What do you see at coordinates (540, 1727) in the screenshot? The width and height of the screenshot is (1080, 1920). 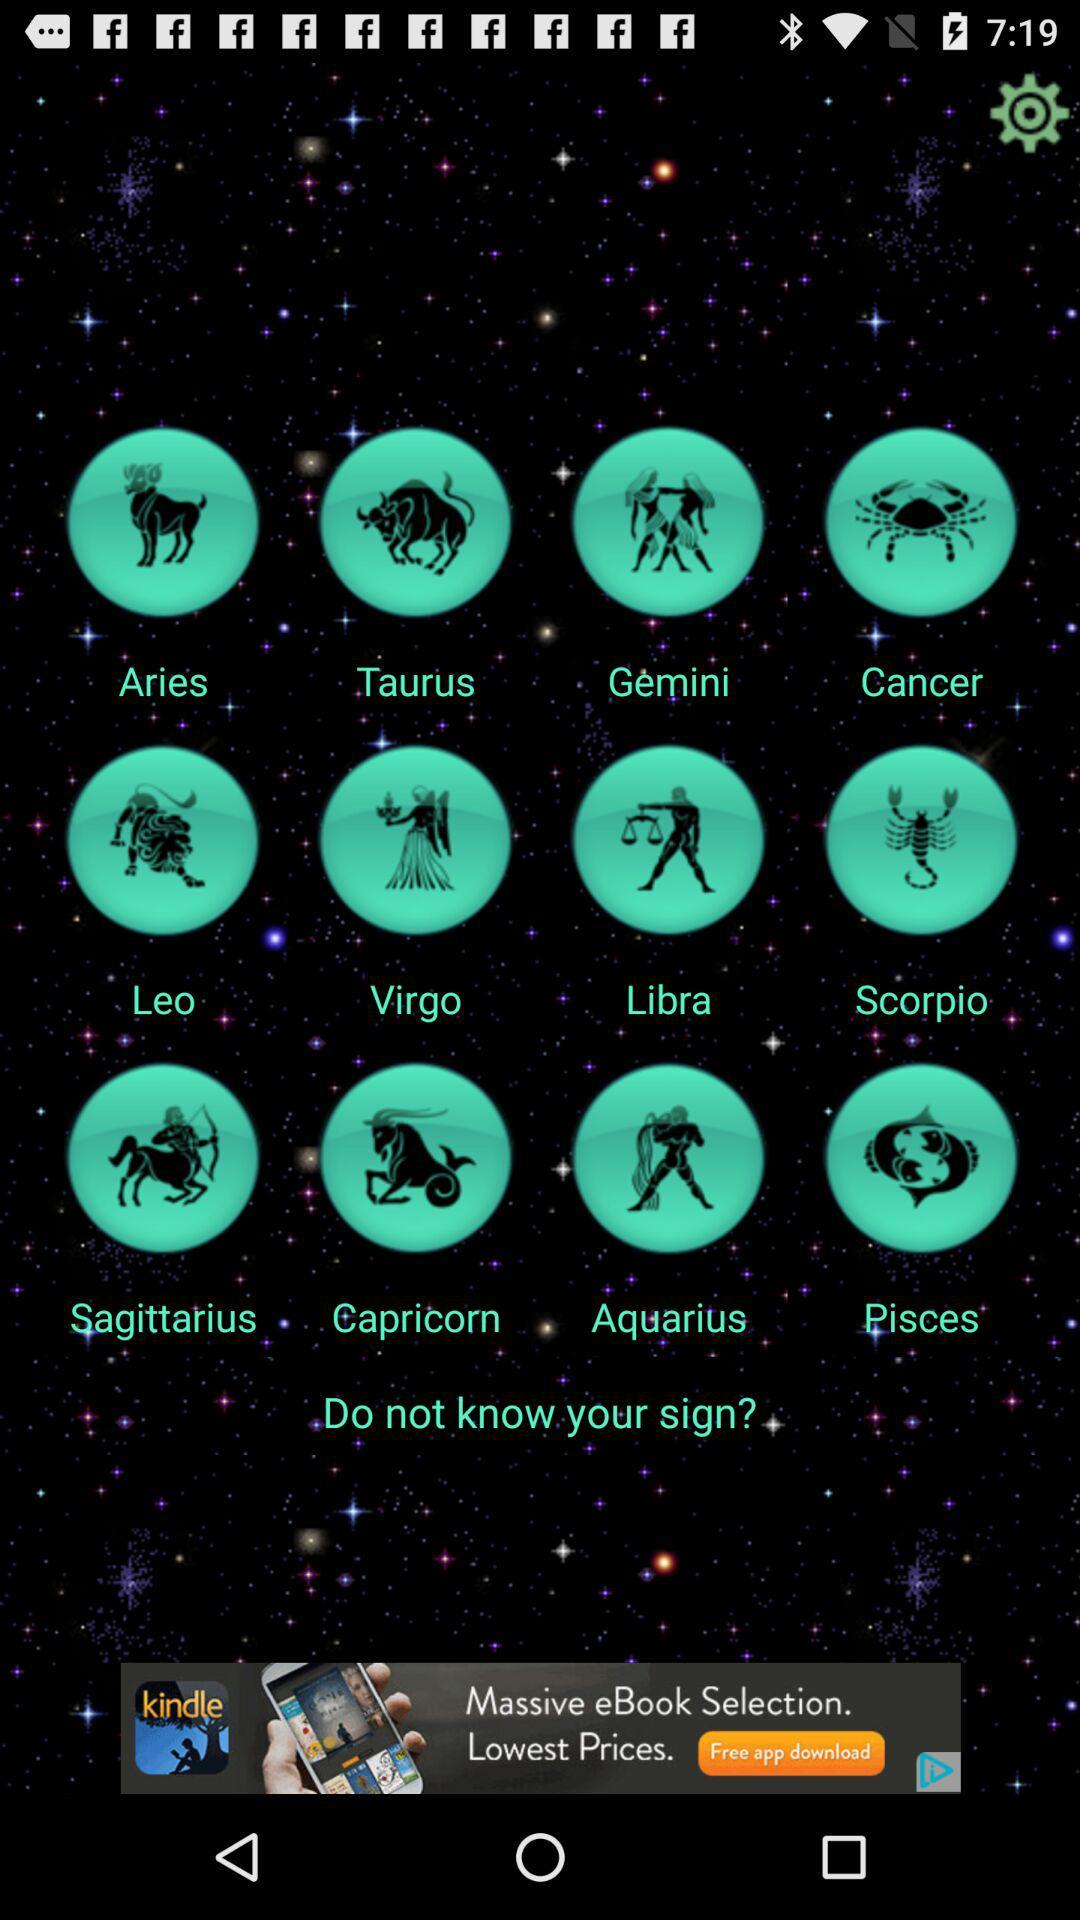 I see `advertisements` at bounding box center [540, 1727].